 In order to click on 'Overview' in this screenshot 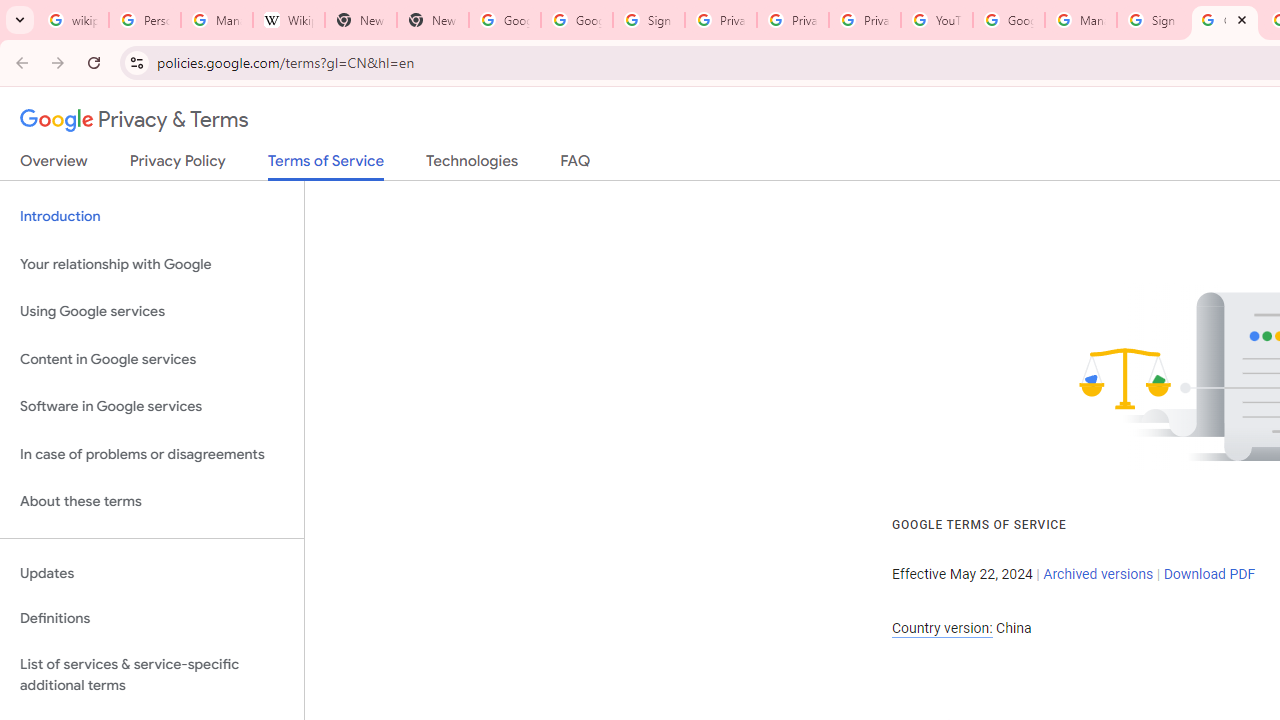, I will do `click(54, 164)`.